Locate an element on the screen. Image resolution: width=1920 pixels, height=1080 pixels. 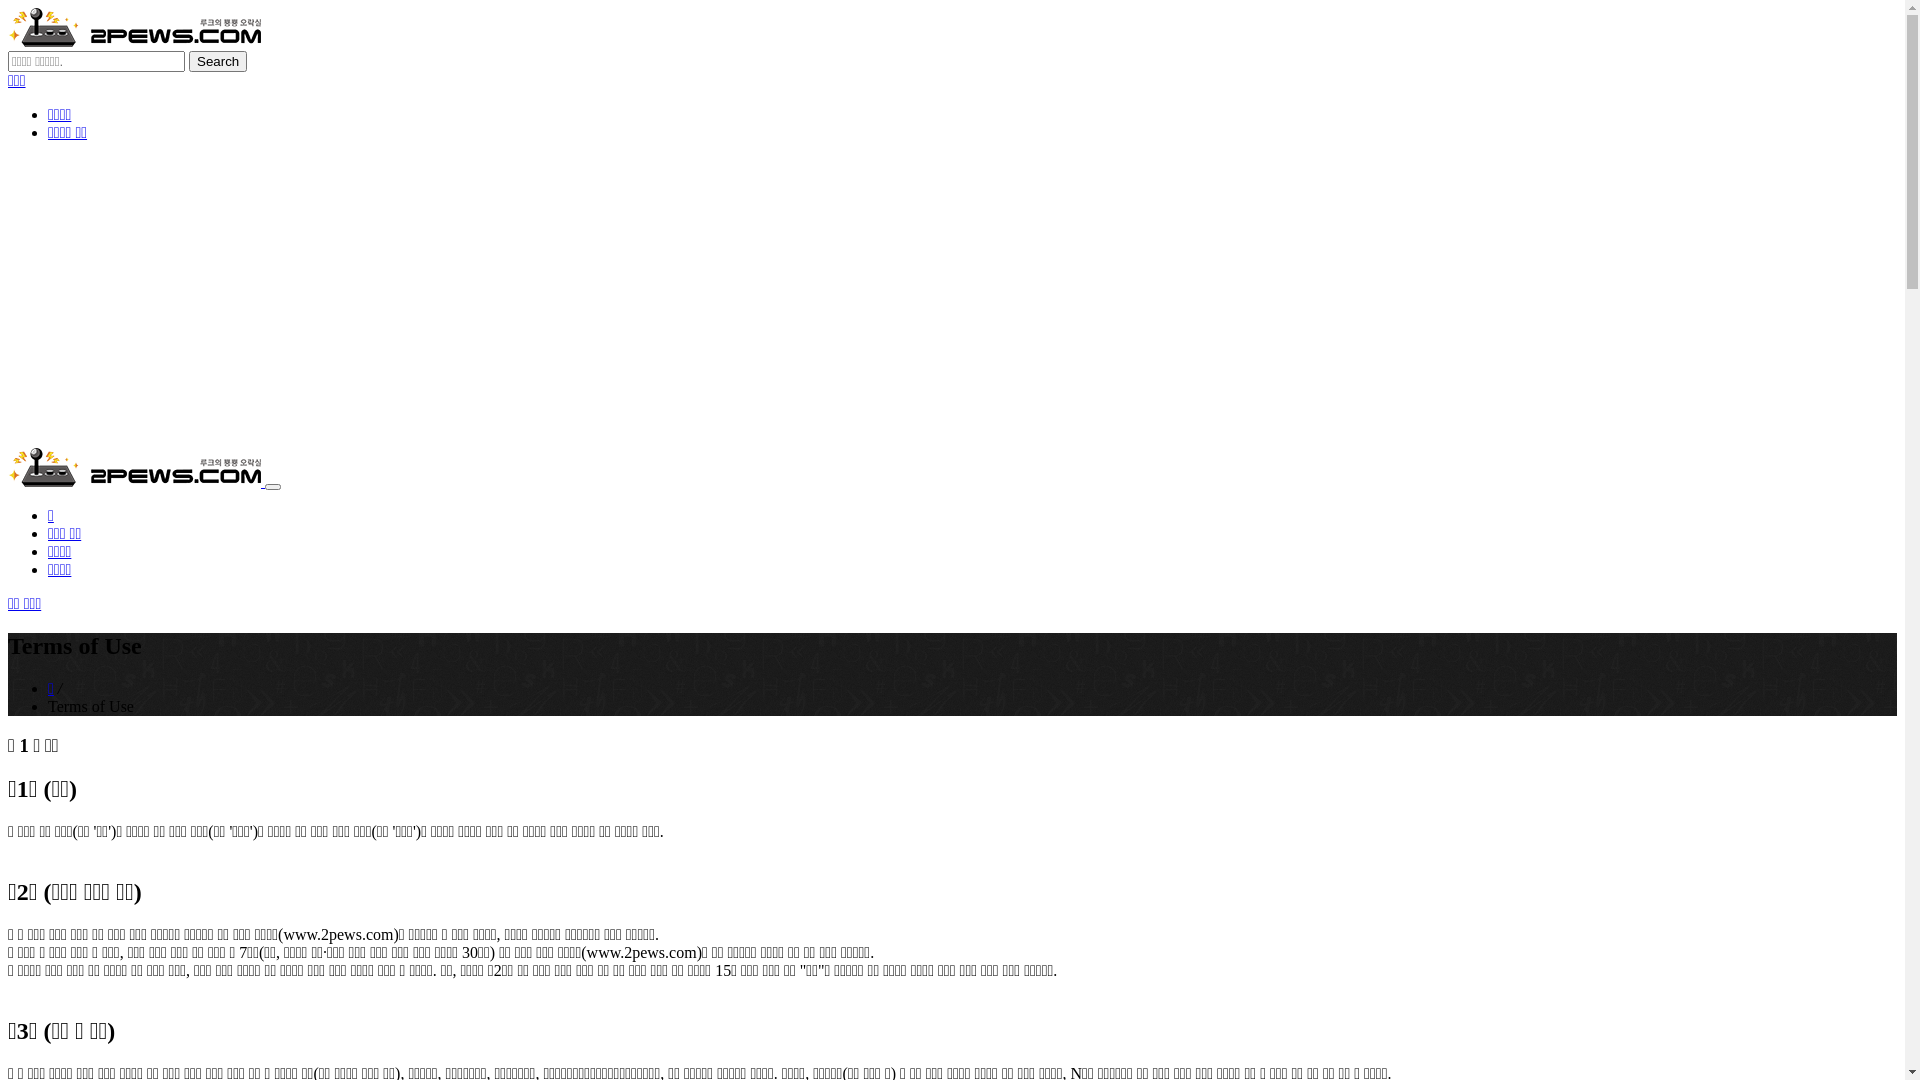
'Search' is located at coordinates (217, 60).